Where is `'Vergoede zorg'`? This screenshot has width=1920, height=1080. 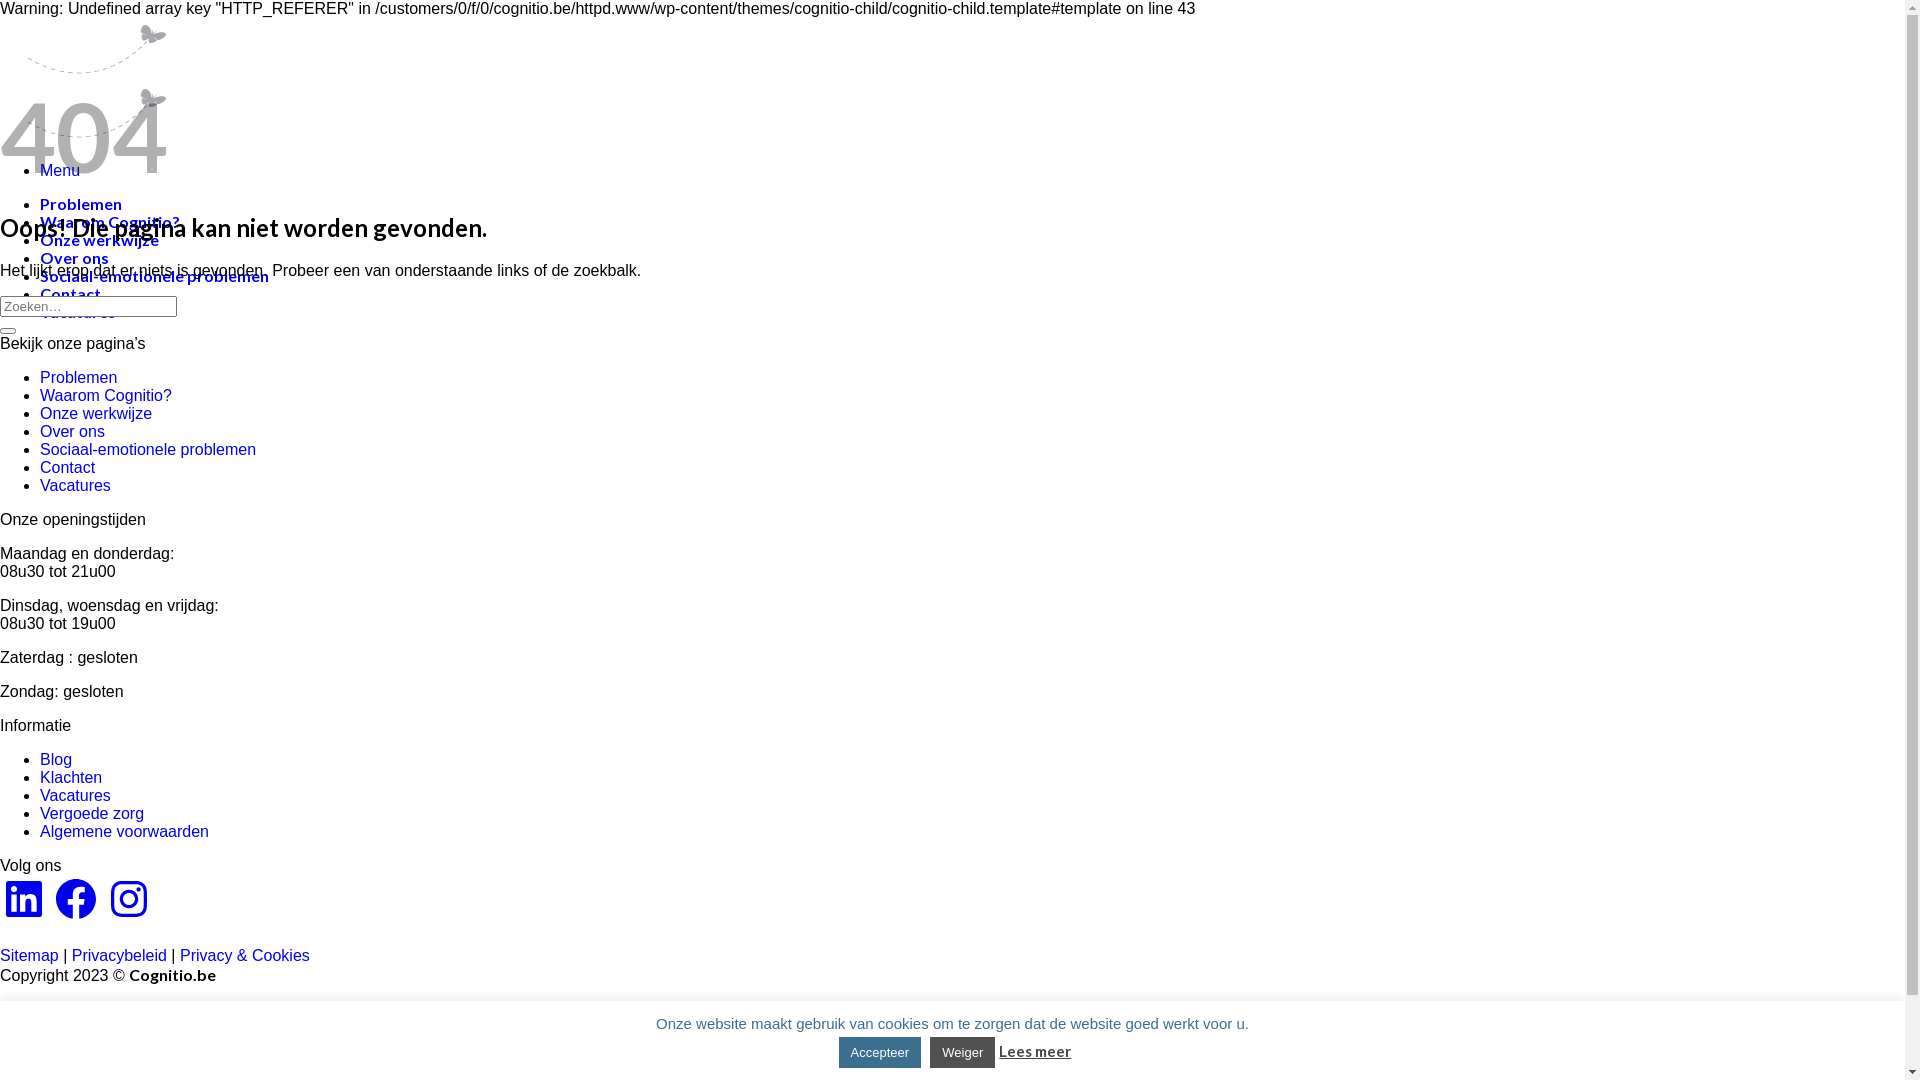 'Vergoede zorg' is located at coordinates (90, 813).